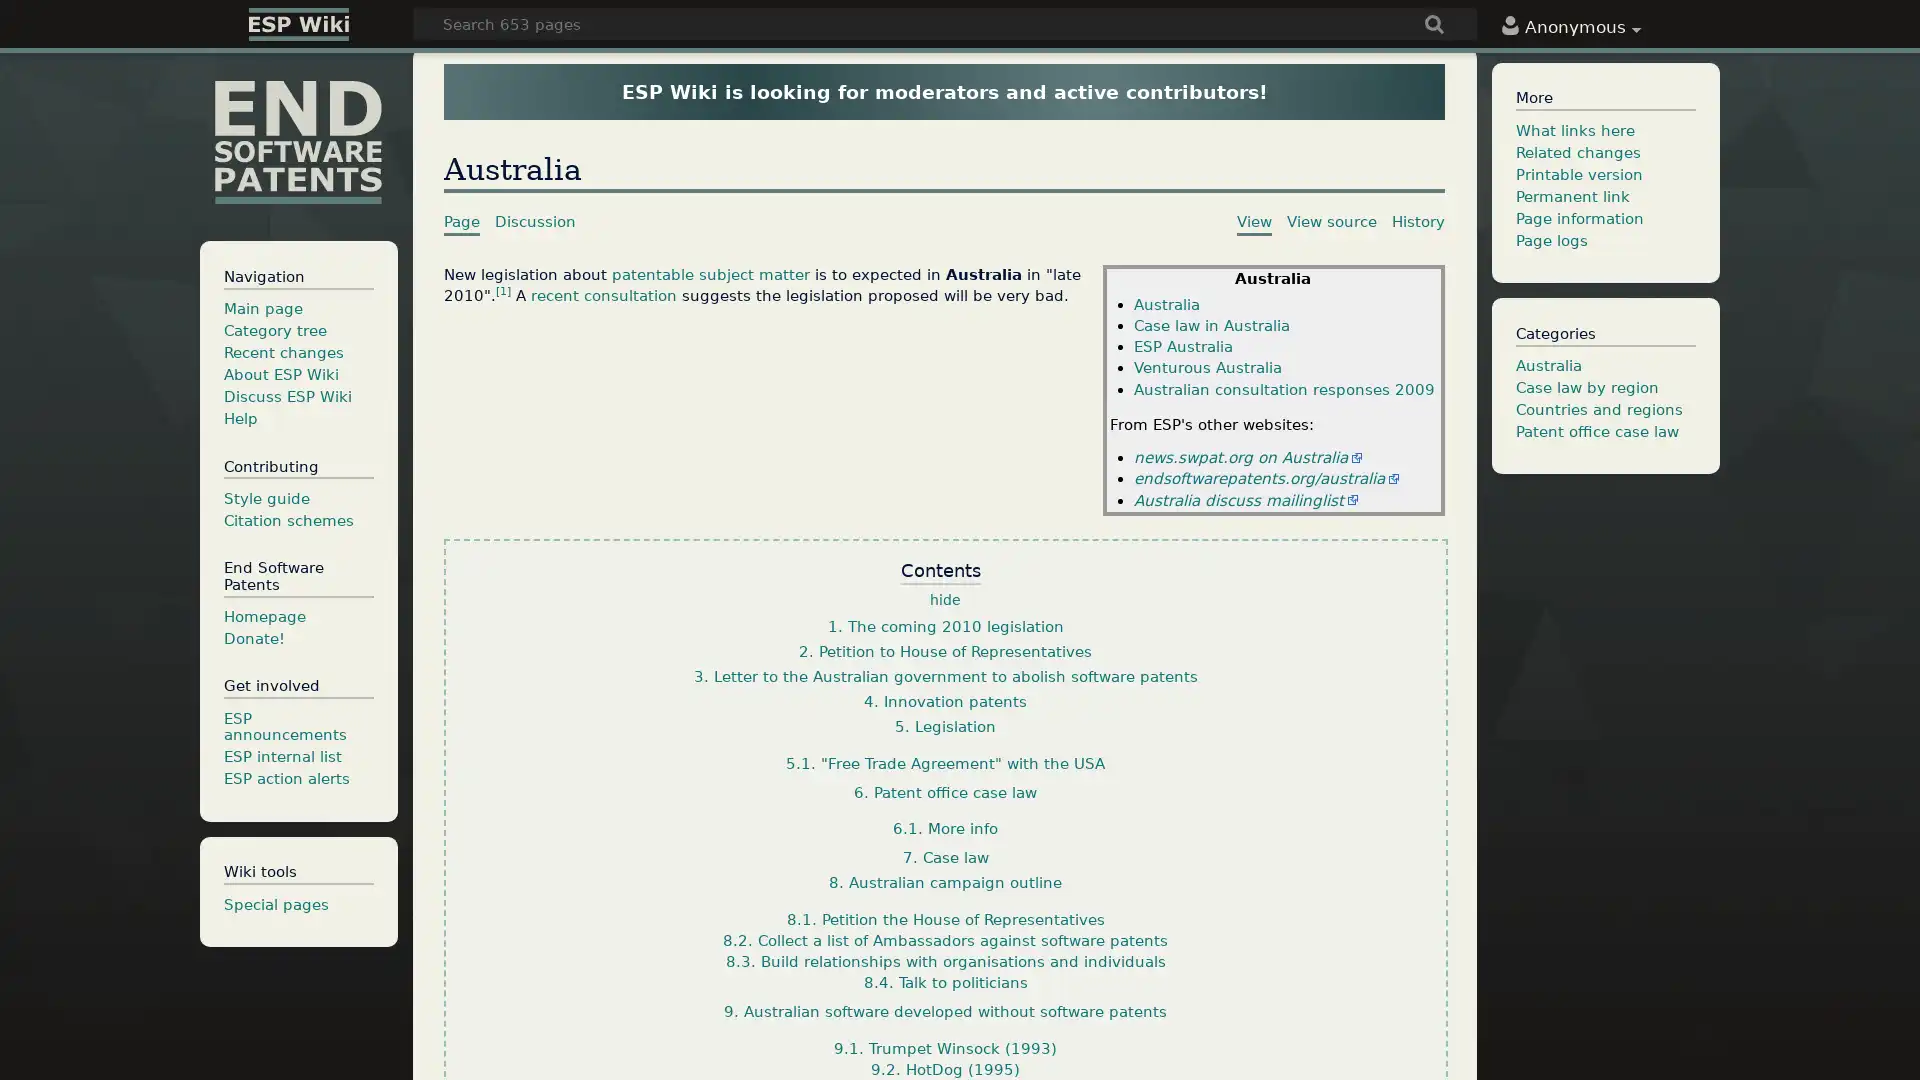 Image resolution: width=1920 pixels, height=1080 pixels. Describe the element at coordinates (1434, 26) in the screenshot. I see `Go` at that location.